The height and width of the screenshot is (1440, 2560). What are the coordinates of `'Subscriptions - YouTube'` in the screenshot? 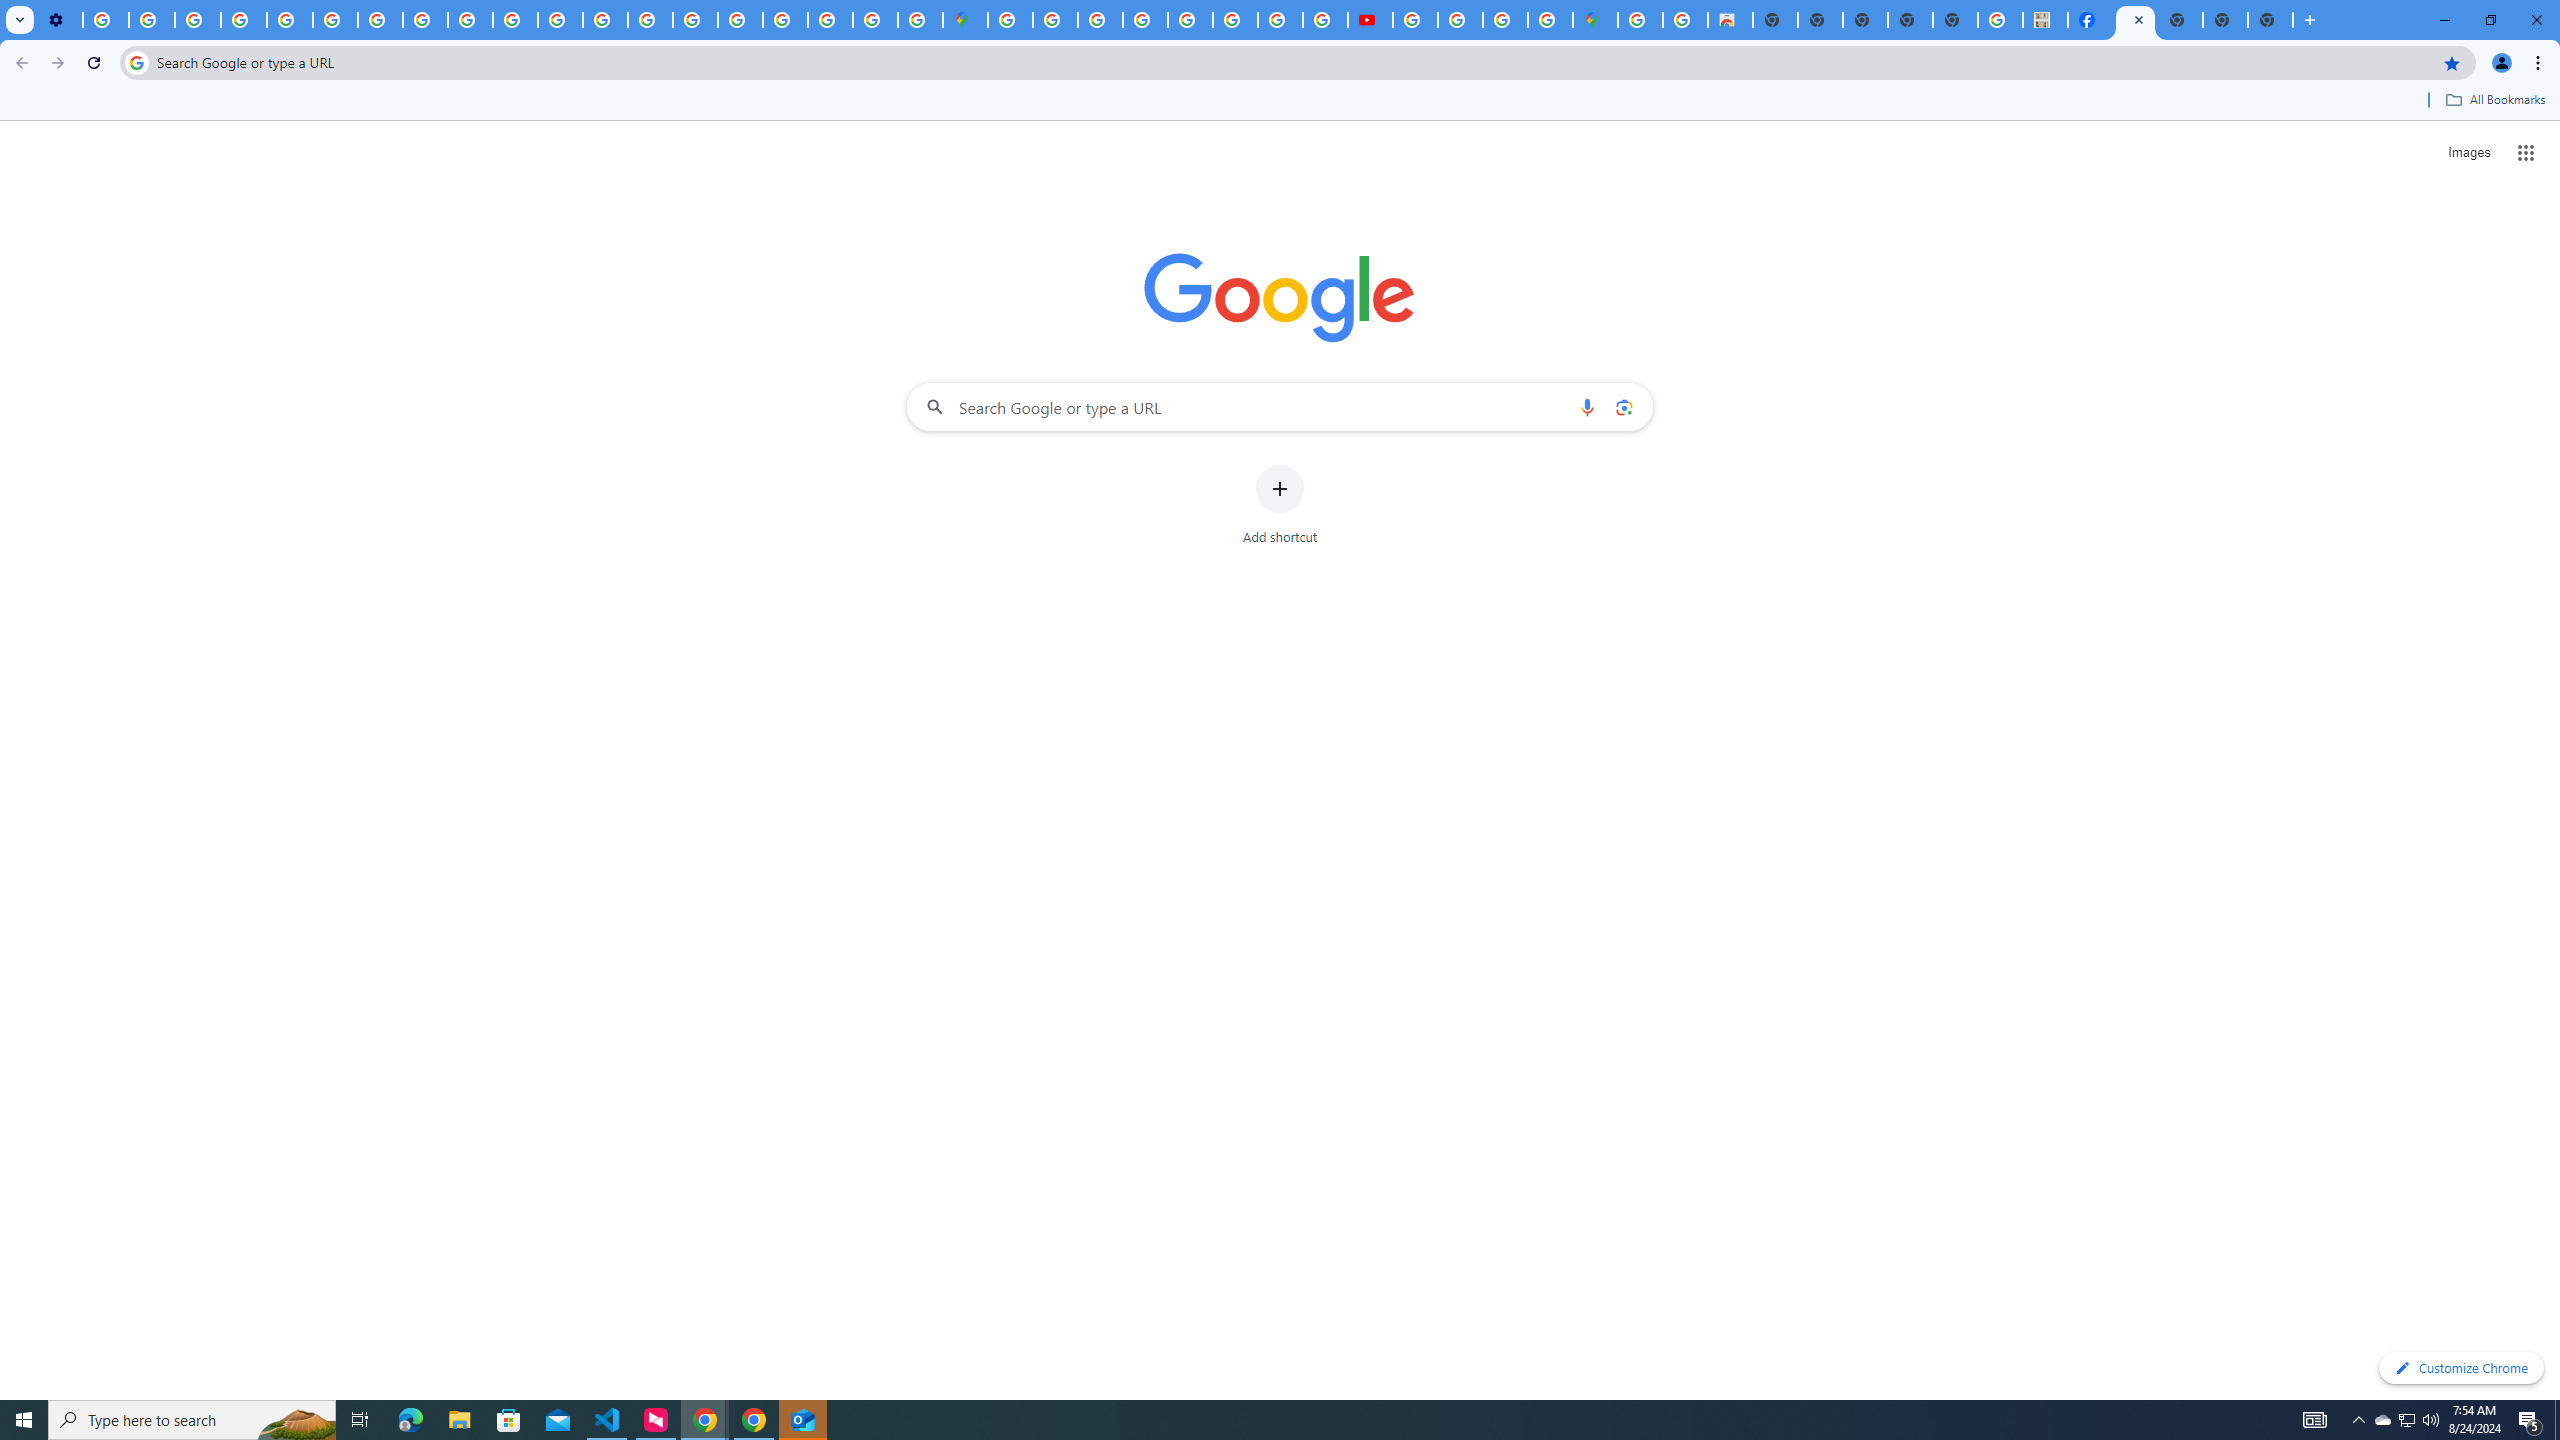 It's located at (1369, 19).